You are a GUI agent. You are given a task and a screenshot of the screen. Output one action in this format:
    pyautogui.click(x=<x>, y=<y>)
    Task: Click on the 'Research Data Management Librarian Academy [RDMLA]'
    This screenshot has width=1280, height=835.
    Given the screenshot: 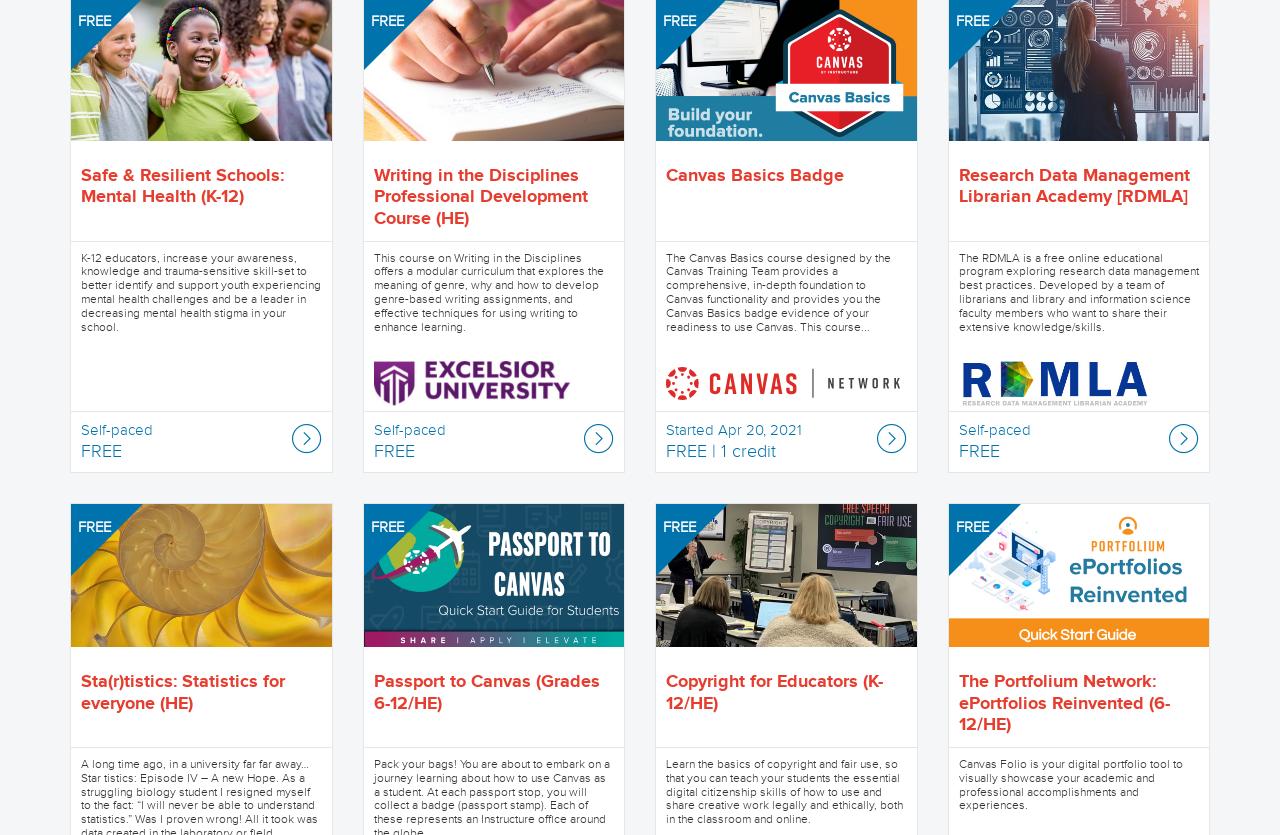 What is the action you would take?
    pyautogui.click(x=956, y=186)
    